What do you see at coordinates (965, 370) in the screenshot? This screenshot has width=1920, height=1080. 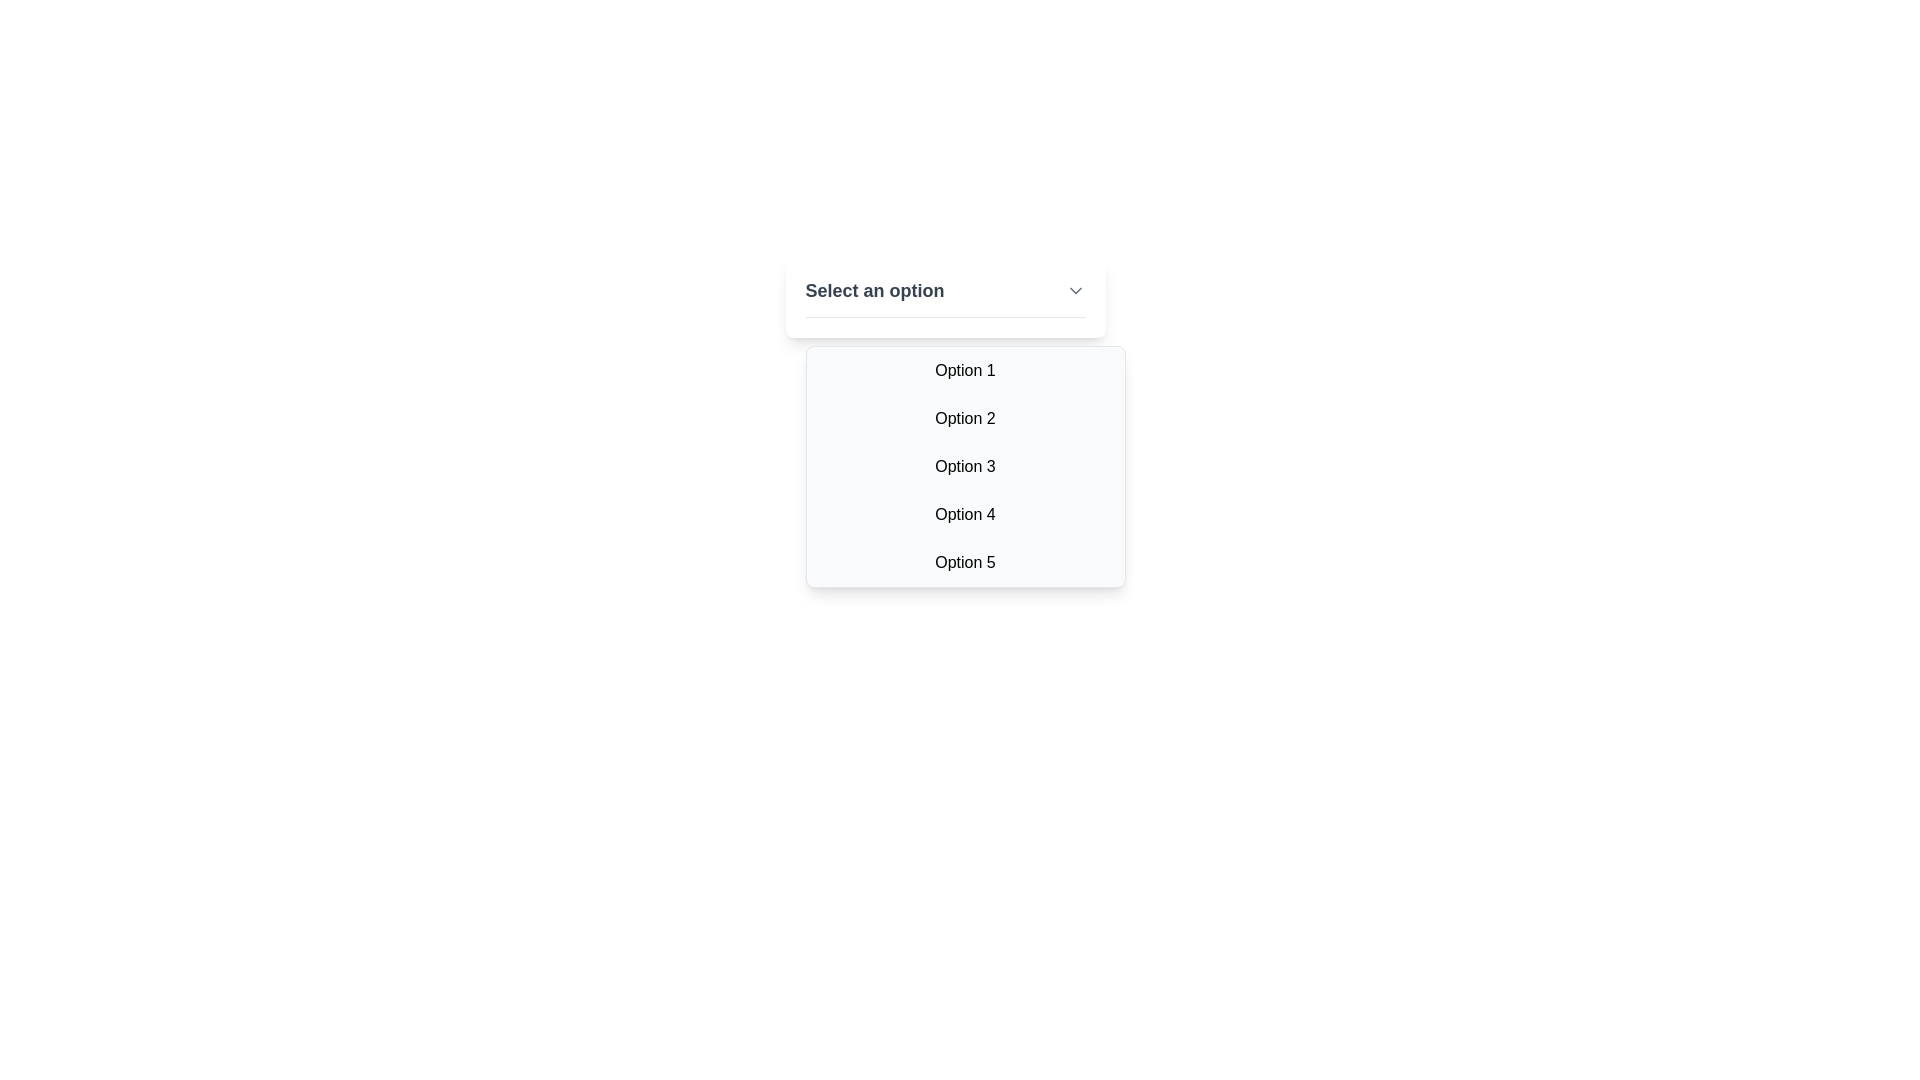 I see `the first option in the dropdown menu labeled 'Option 1', which is styled to change background color to blue and text color to white when hovered over` at bounding box center [965, 370].